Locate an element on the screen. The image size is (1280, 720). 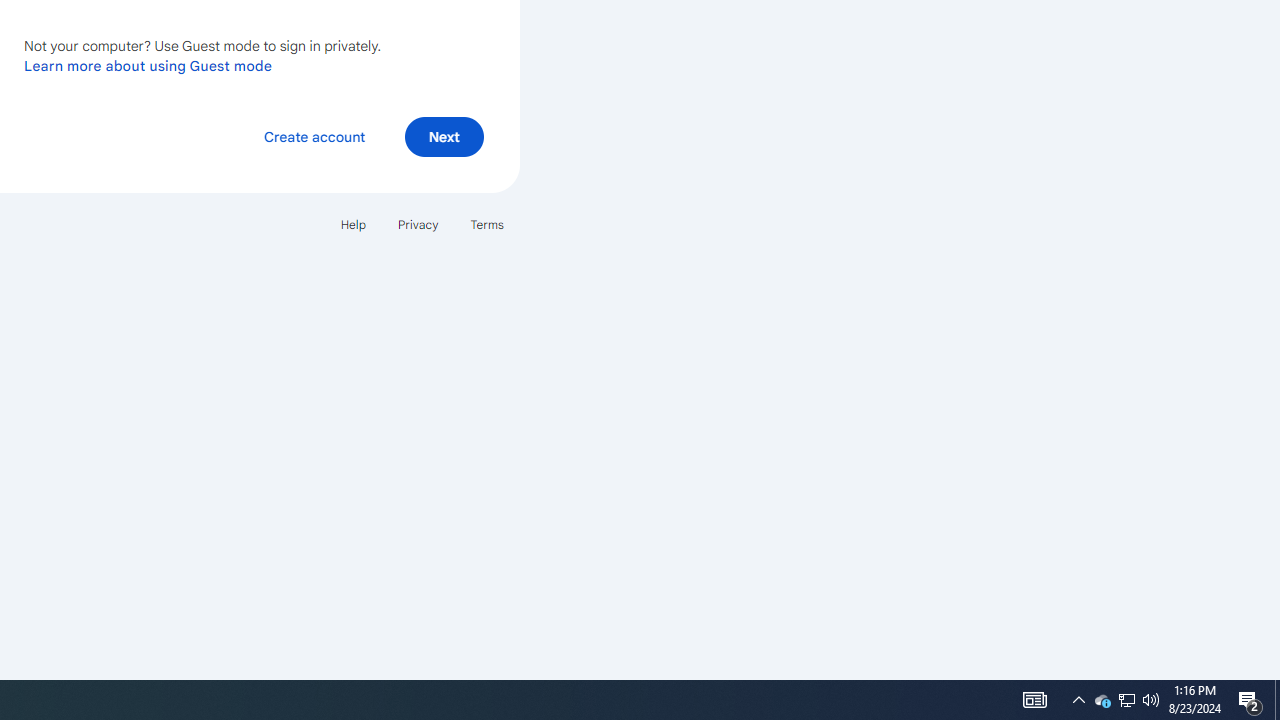
'Next' is located at coordinates (443, 135).